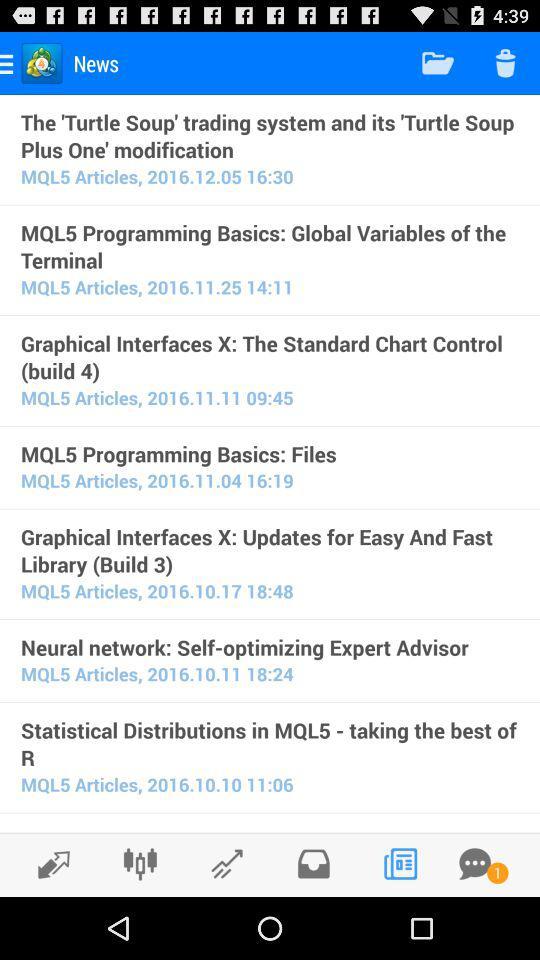 This screenshot has height=960, width=540. I want to click on the item above the mql5 articles 2016, so click(270, 646).